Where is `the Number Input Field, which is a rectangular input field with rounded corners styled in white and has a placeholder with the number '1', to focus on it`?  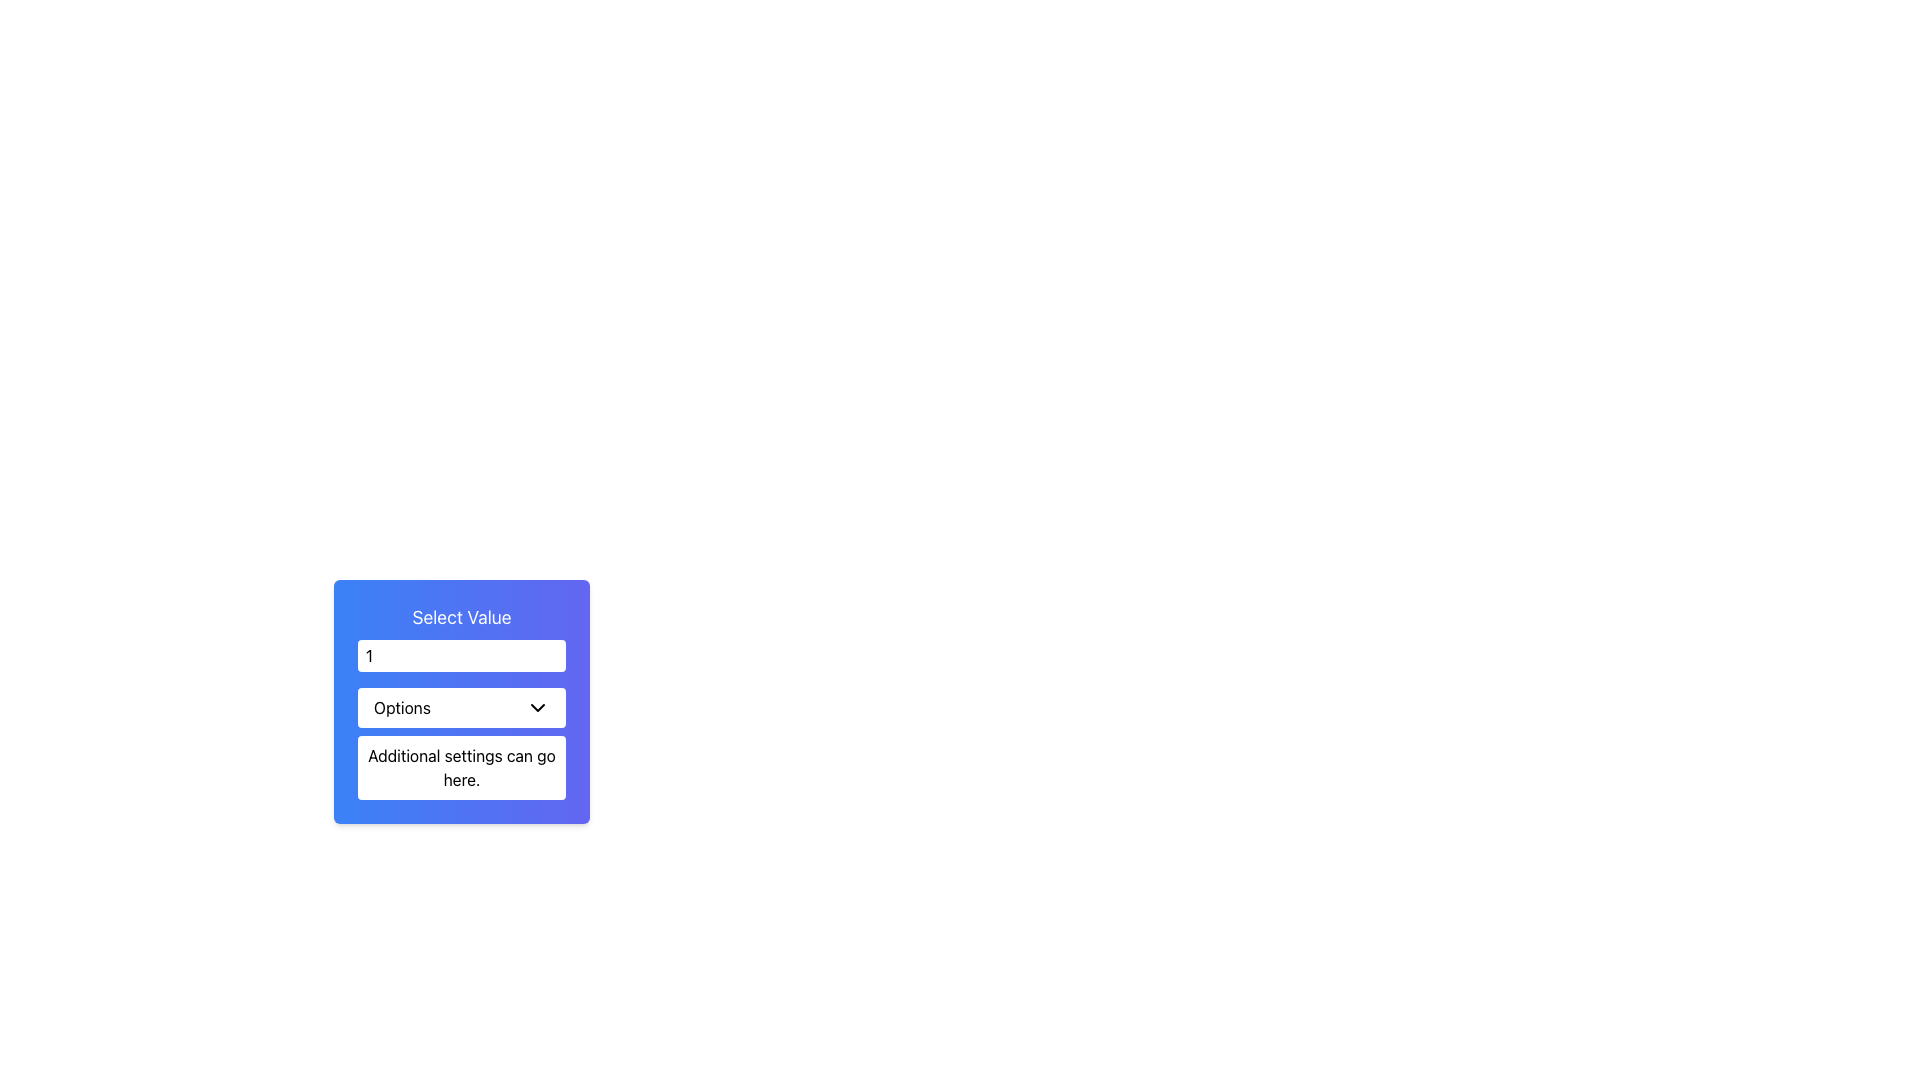 the Number Input Field, which is a rectangular input field with rounded corners styled in white and has a placeholder with the number '1', to focus on it is located at coordinates (460, 655).